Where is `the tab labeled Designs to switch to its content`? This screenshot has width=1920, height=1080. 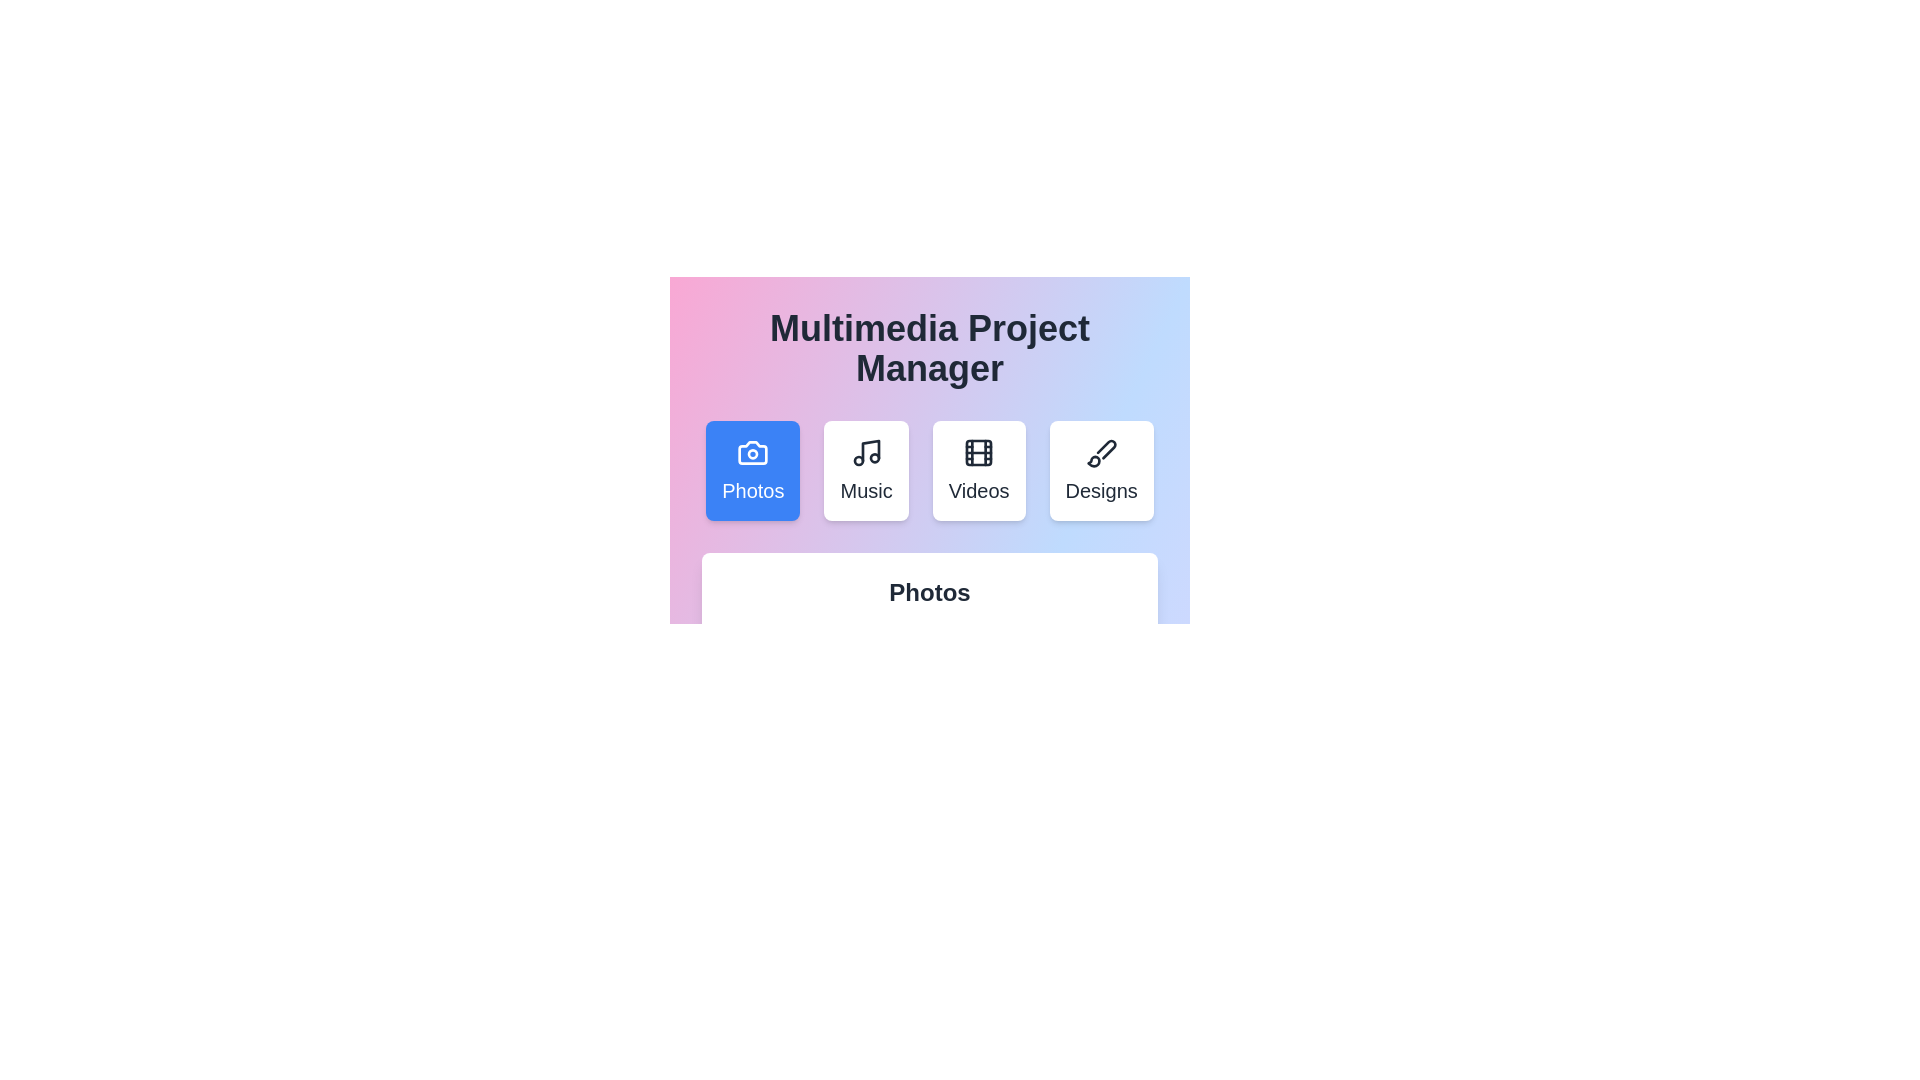
the tab labeled Designs to switch to its content is located at coordinates (1099, 470).